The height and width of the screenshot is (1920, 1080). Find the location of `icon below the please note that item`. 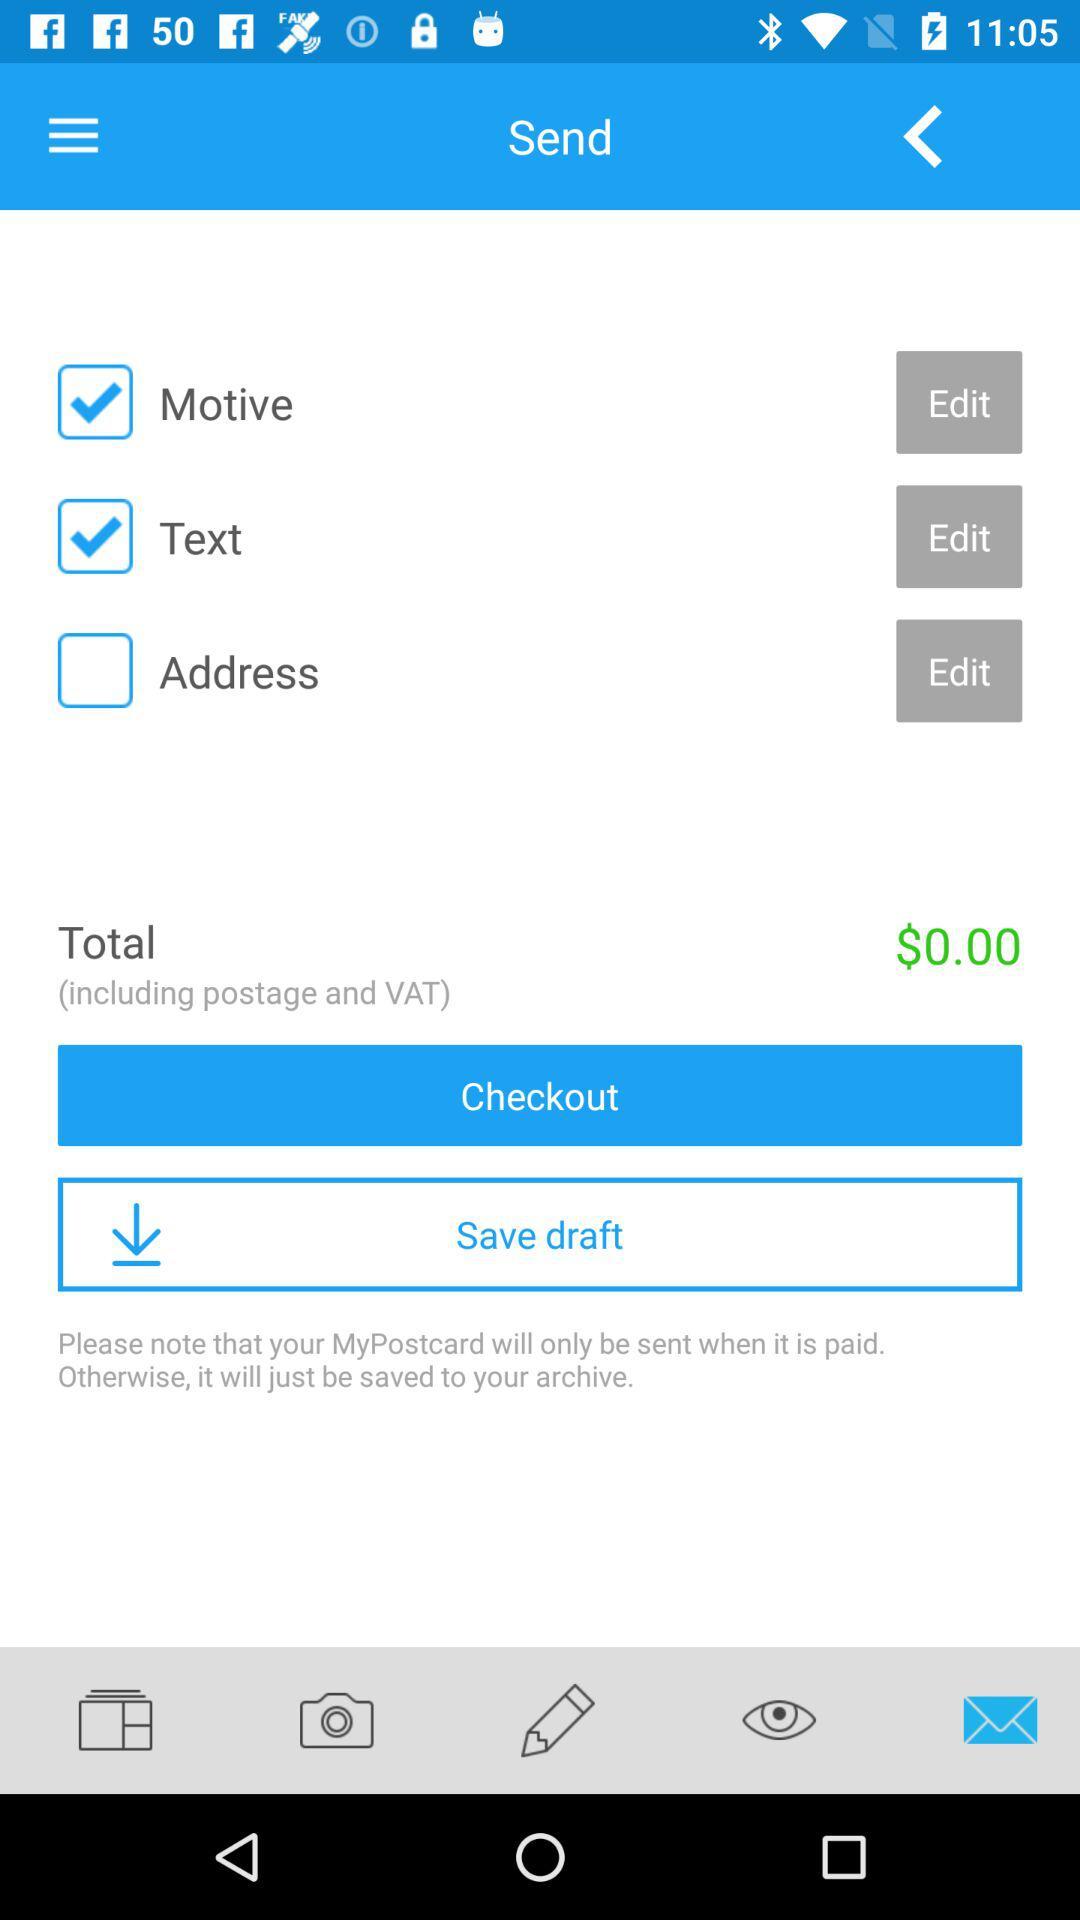

icon below the please note that item is located at coordinates (336, 1719).